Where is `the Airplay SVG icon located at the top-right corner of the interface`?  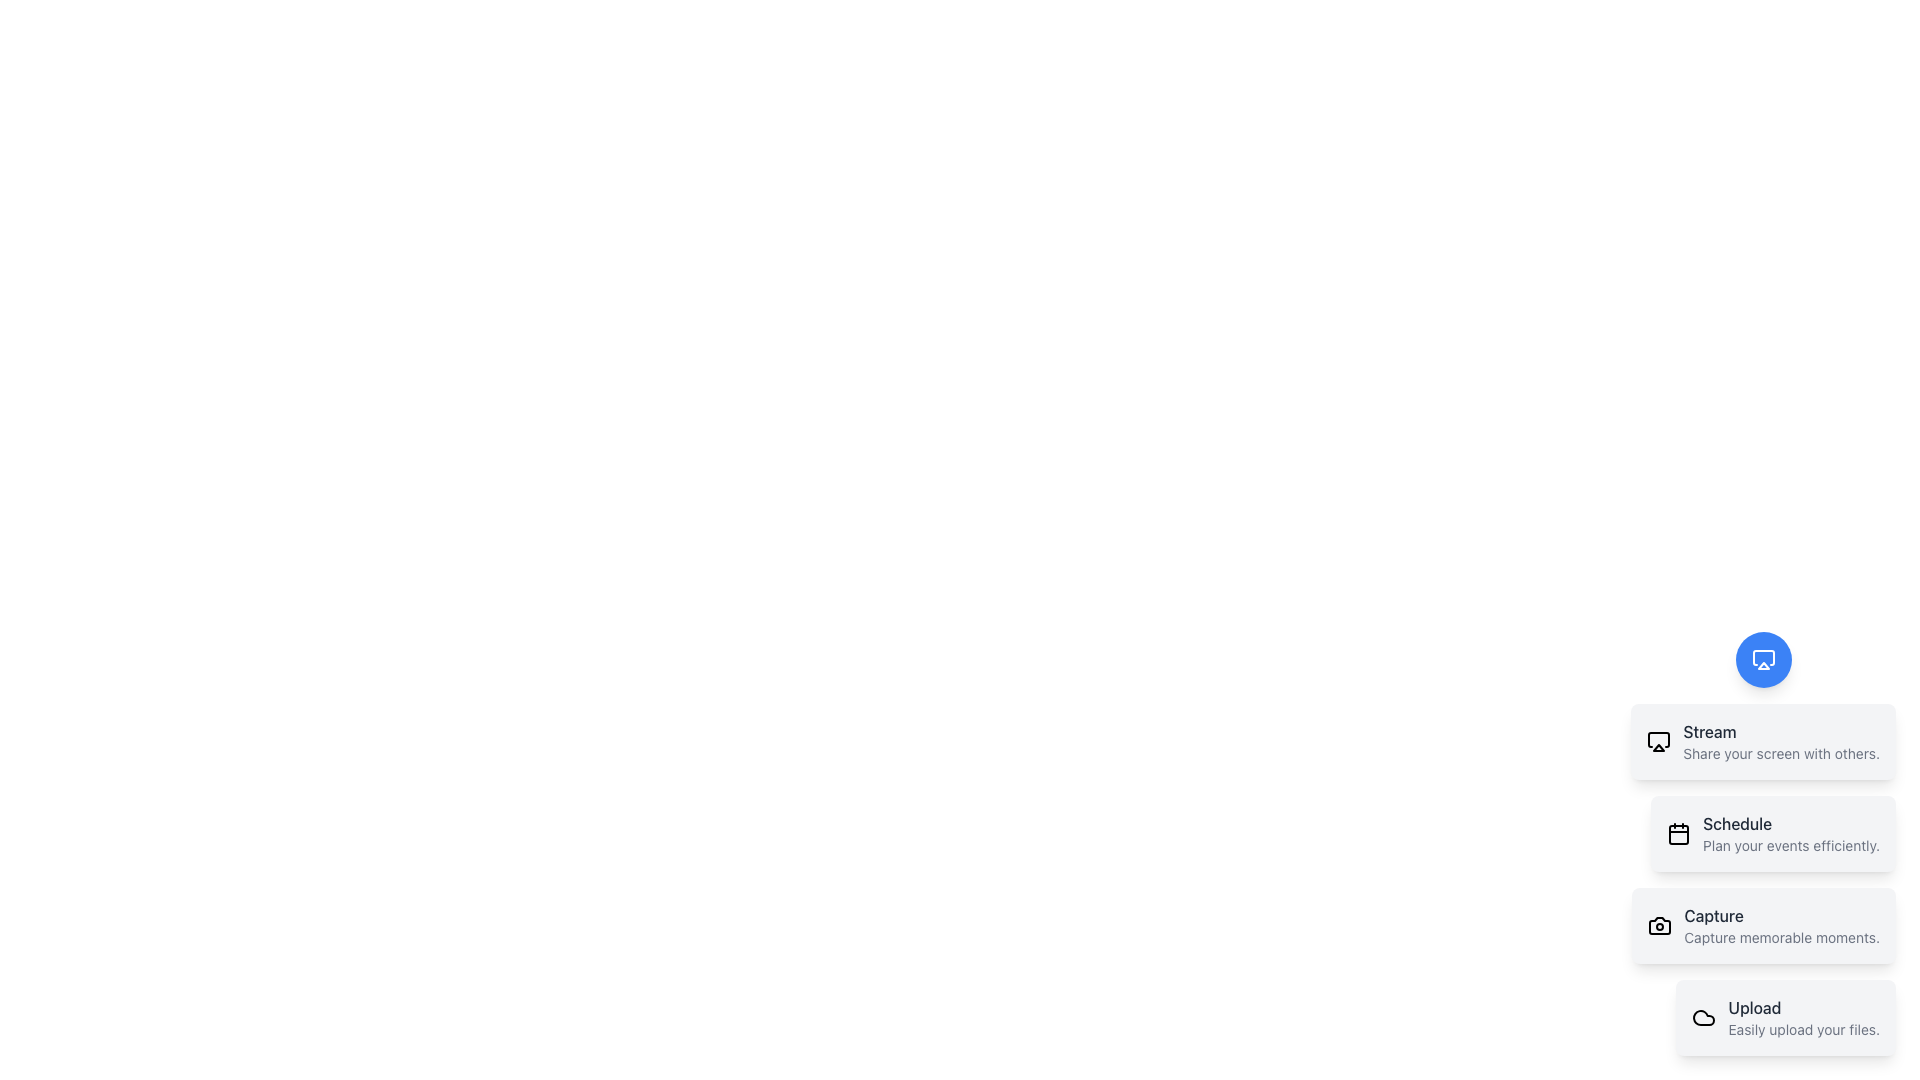 the Airplay SVG icon located at the top-right corner of the interface is located at coordinates (1763, 659).